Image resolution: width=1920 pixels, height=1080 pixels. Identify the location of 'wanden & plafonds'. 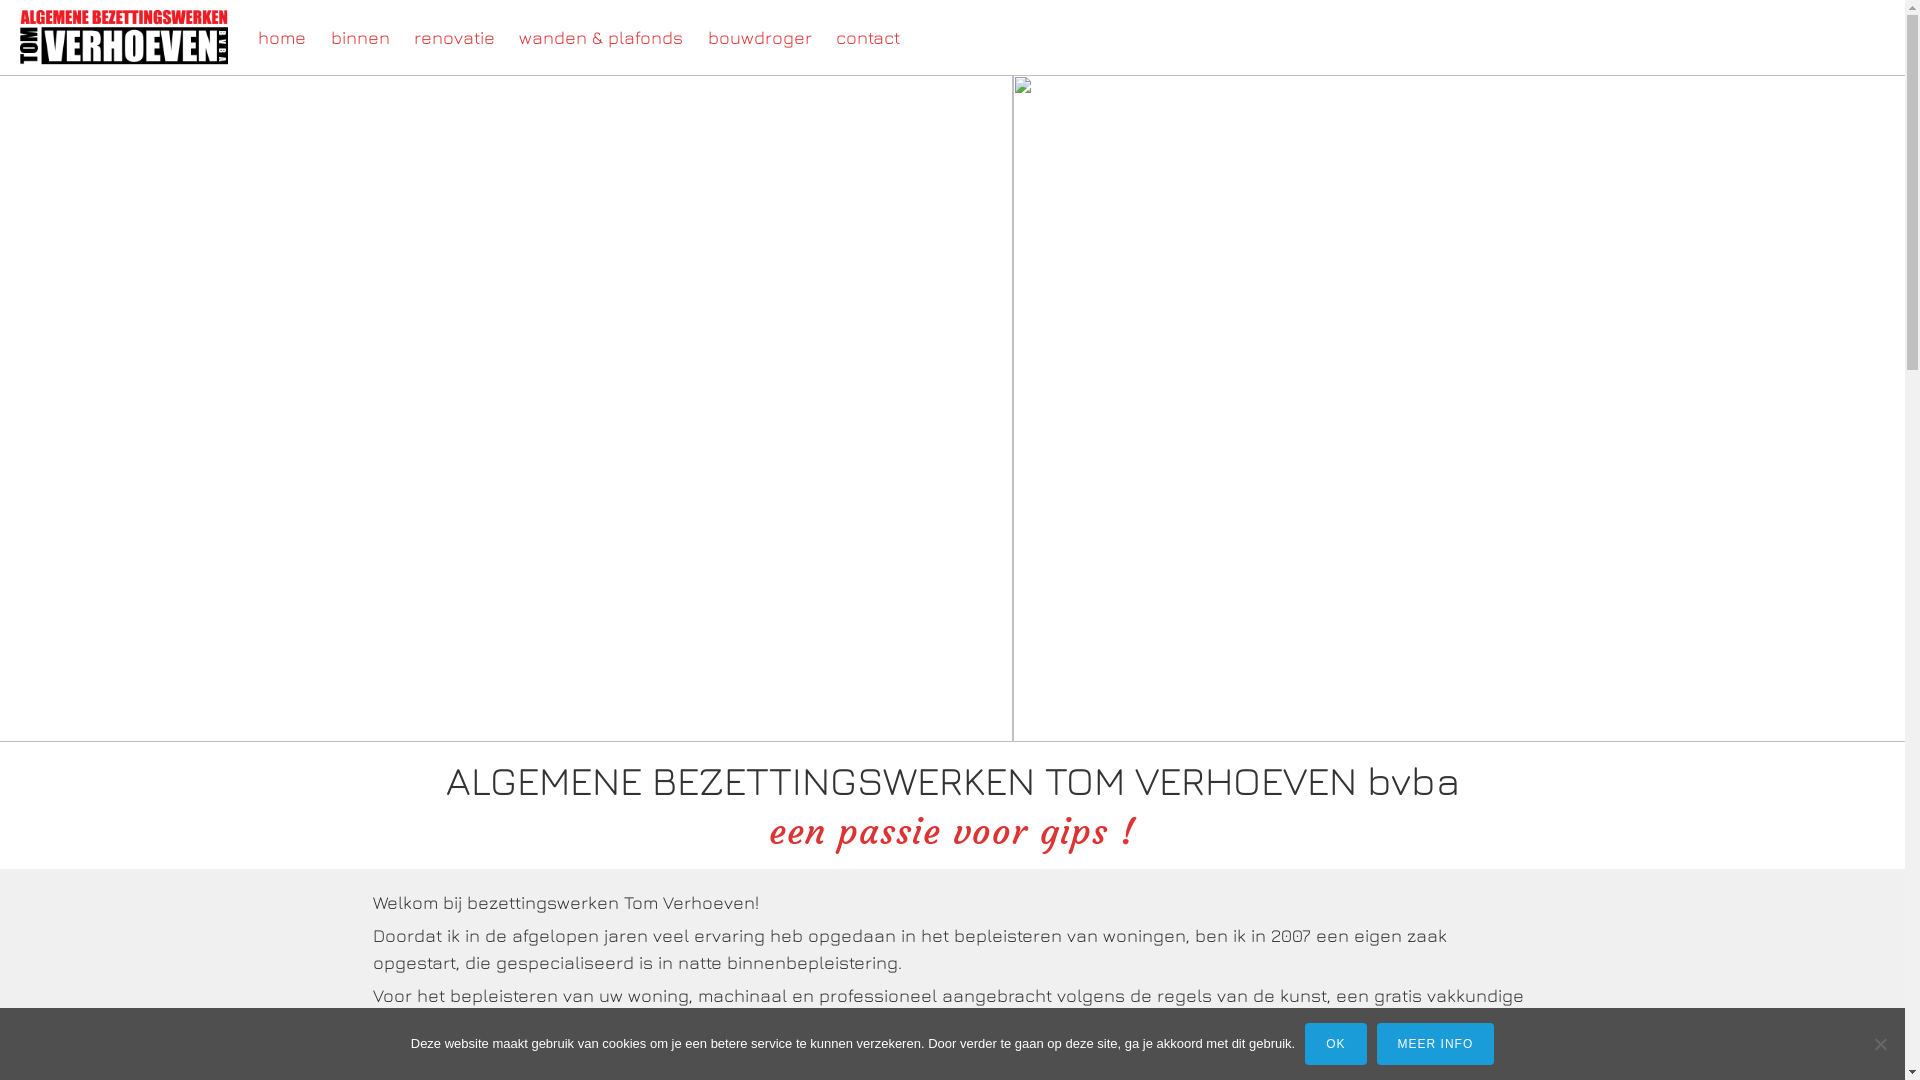
(599, 38).